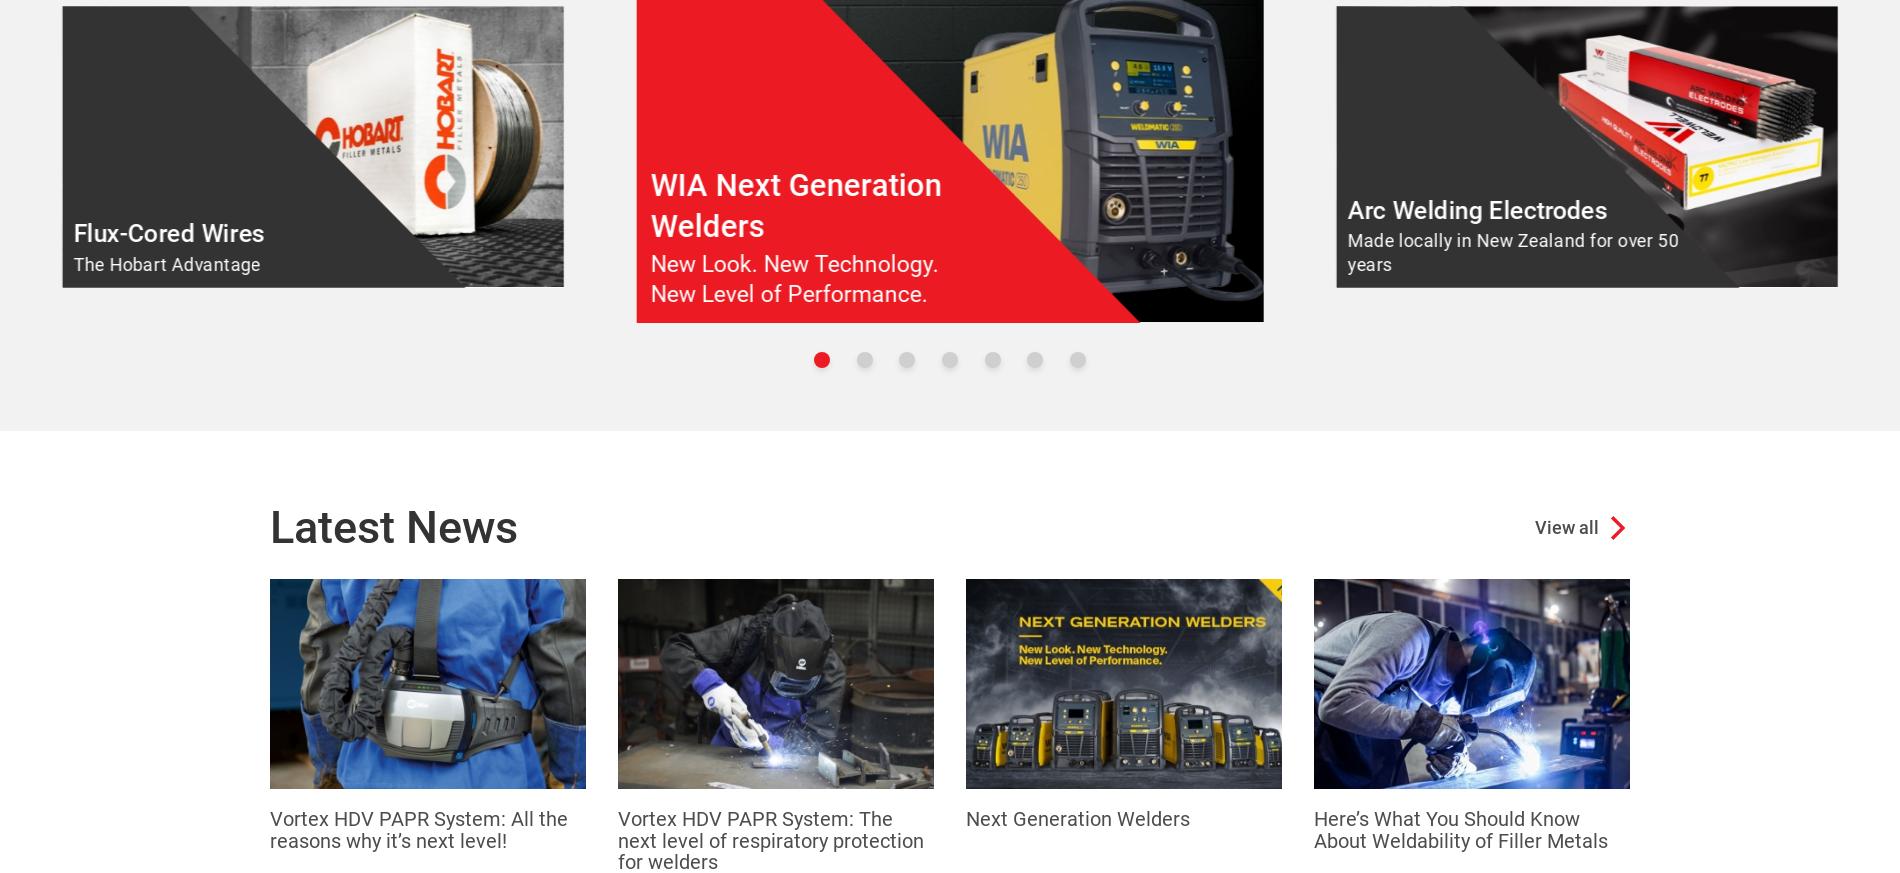 Image resolution: width=1900 pixels, height=873 pixels. I want to click on 'New Level of Performance.', so click(787, 294).